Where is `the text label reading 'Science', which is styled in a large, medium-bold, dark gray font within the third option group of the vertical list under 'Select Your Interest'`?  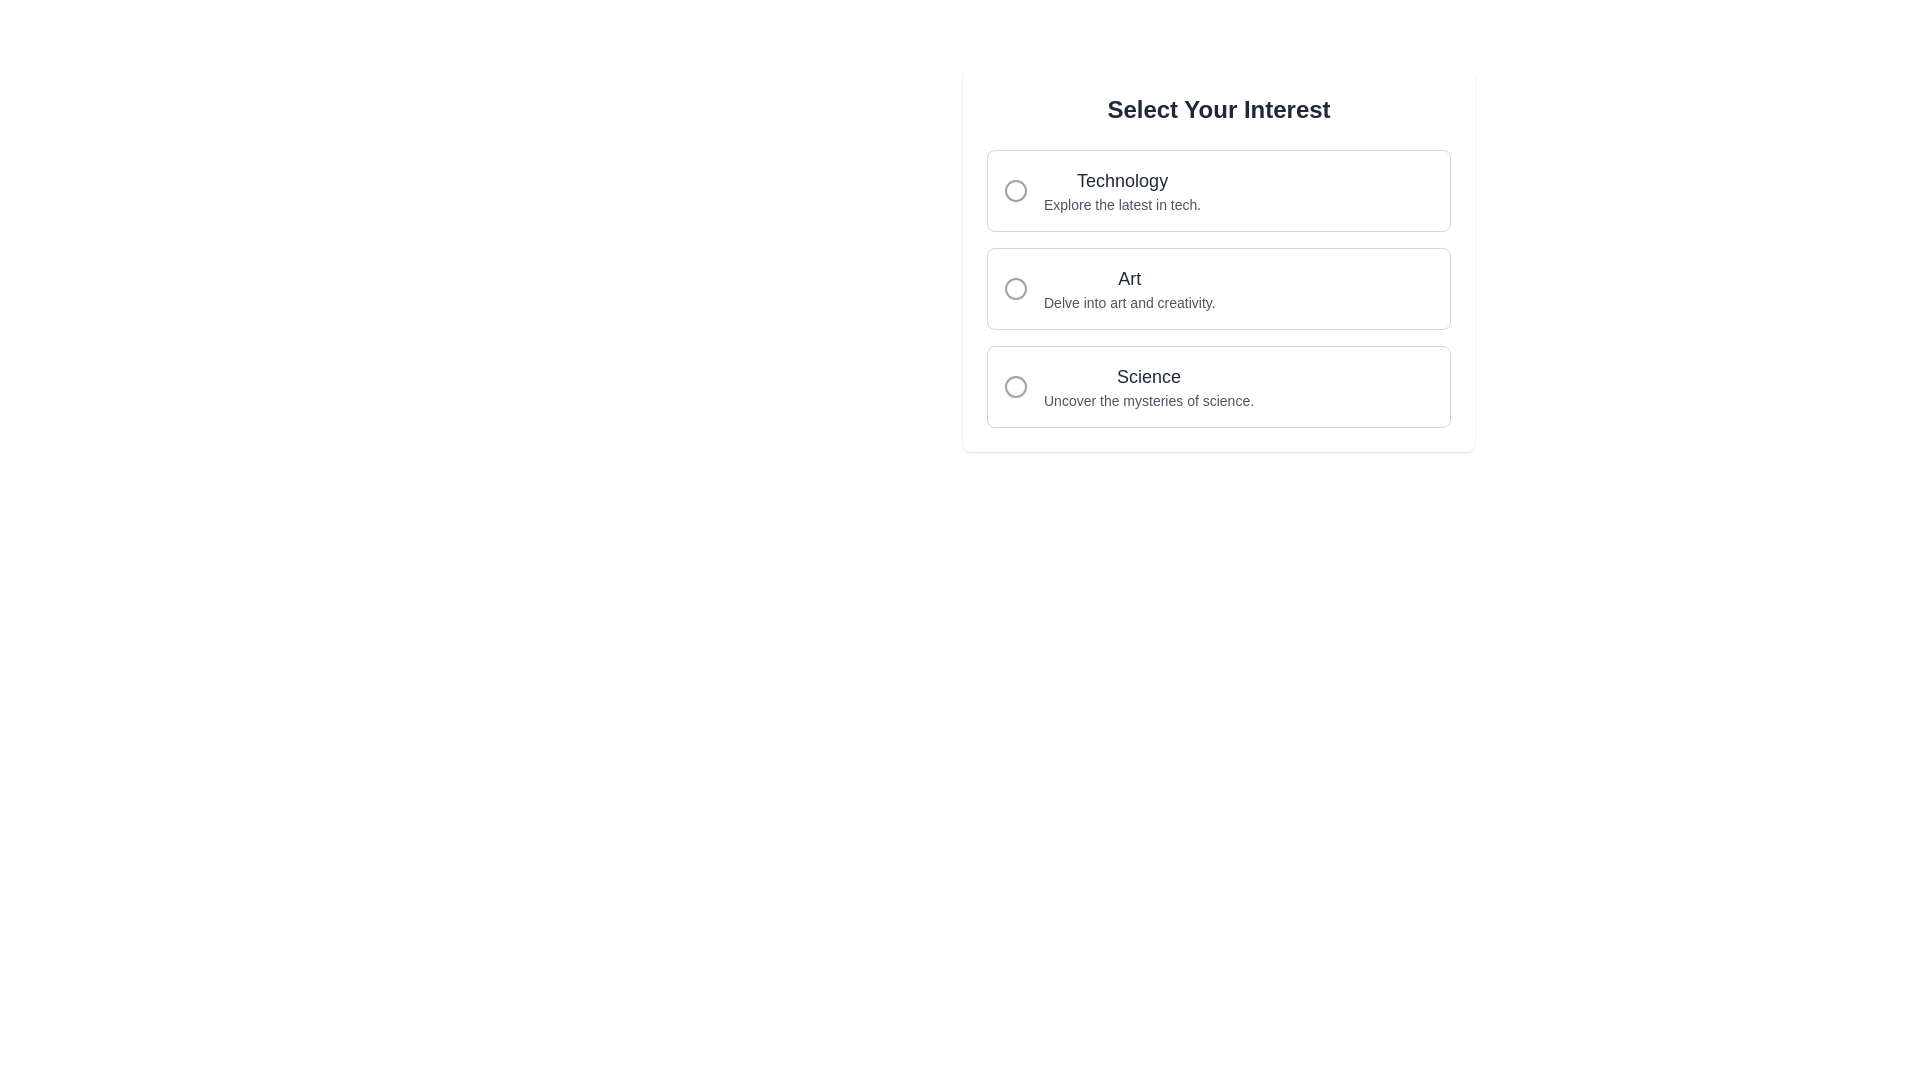
the text label reading 'Science', which is styled in a large, medium-bold, dark gray font within the third option group of the vertical list under 'Select Your Interest' is located at coordinates (1149, 377).